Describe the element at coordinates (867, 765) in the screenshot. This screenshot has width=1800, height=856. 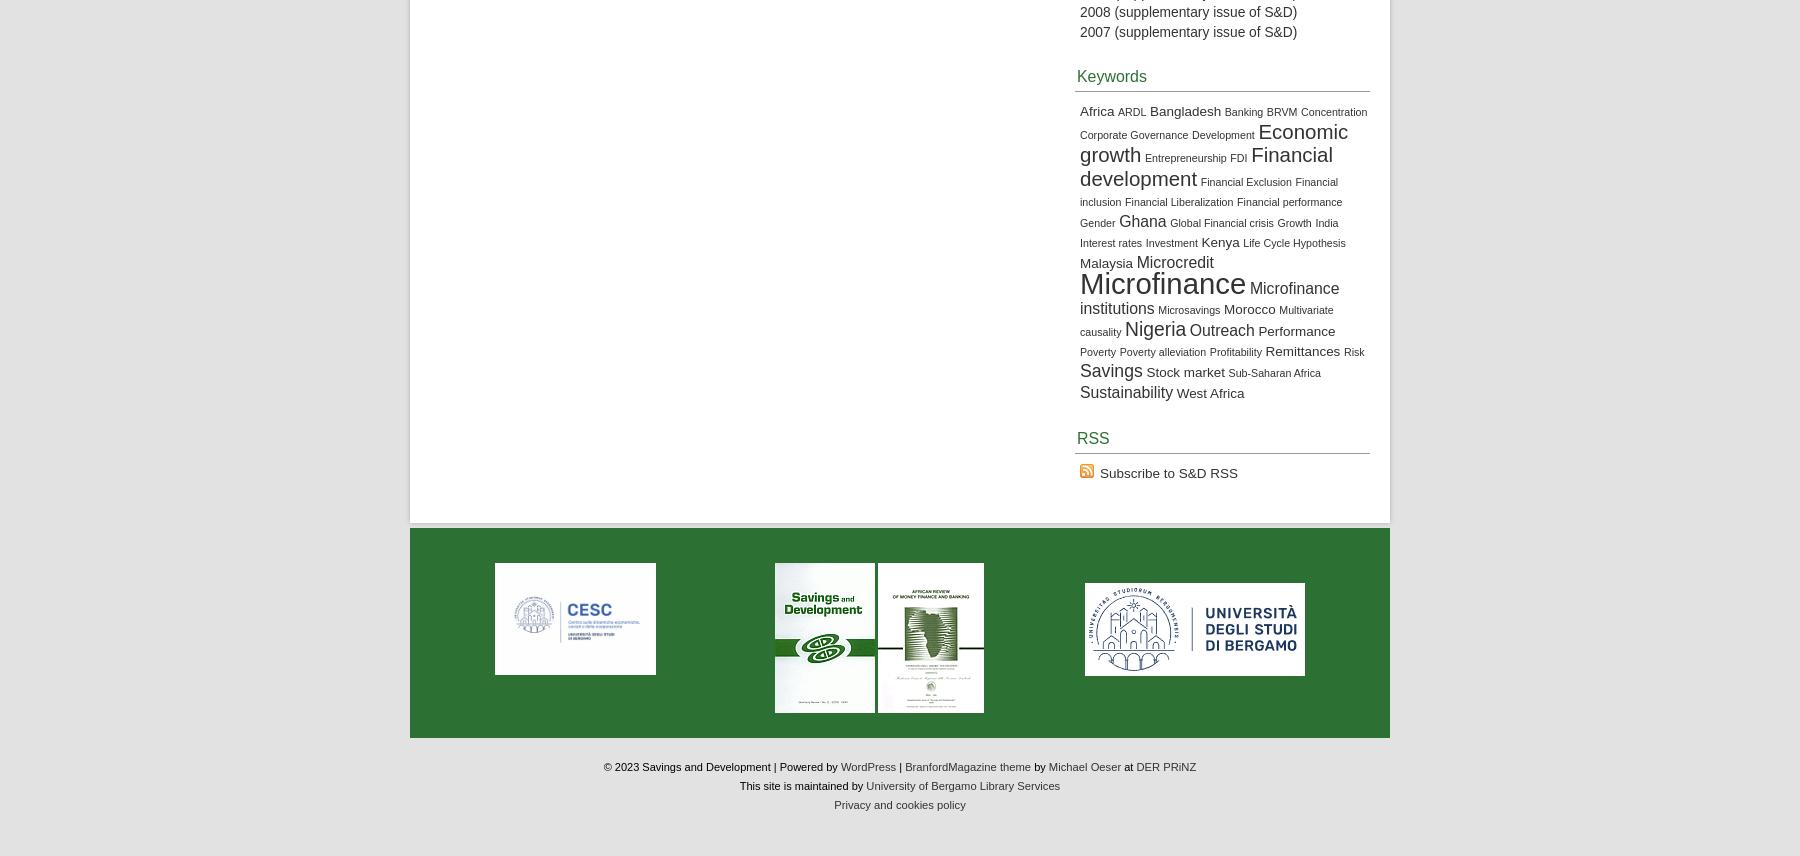
I see `'WordPress'` at that location.